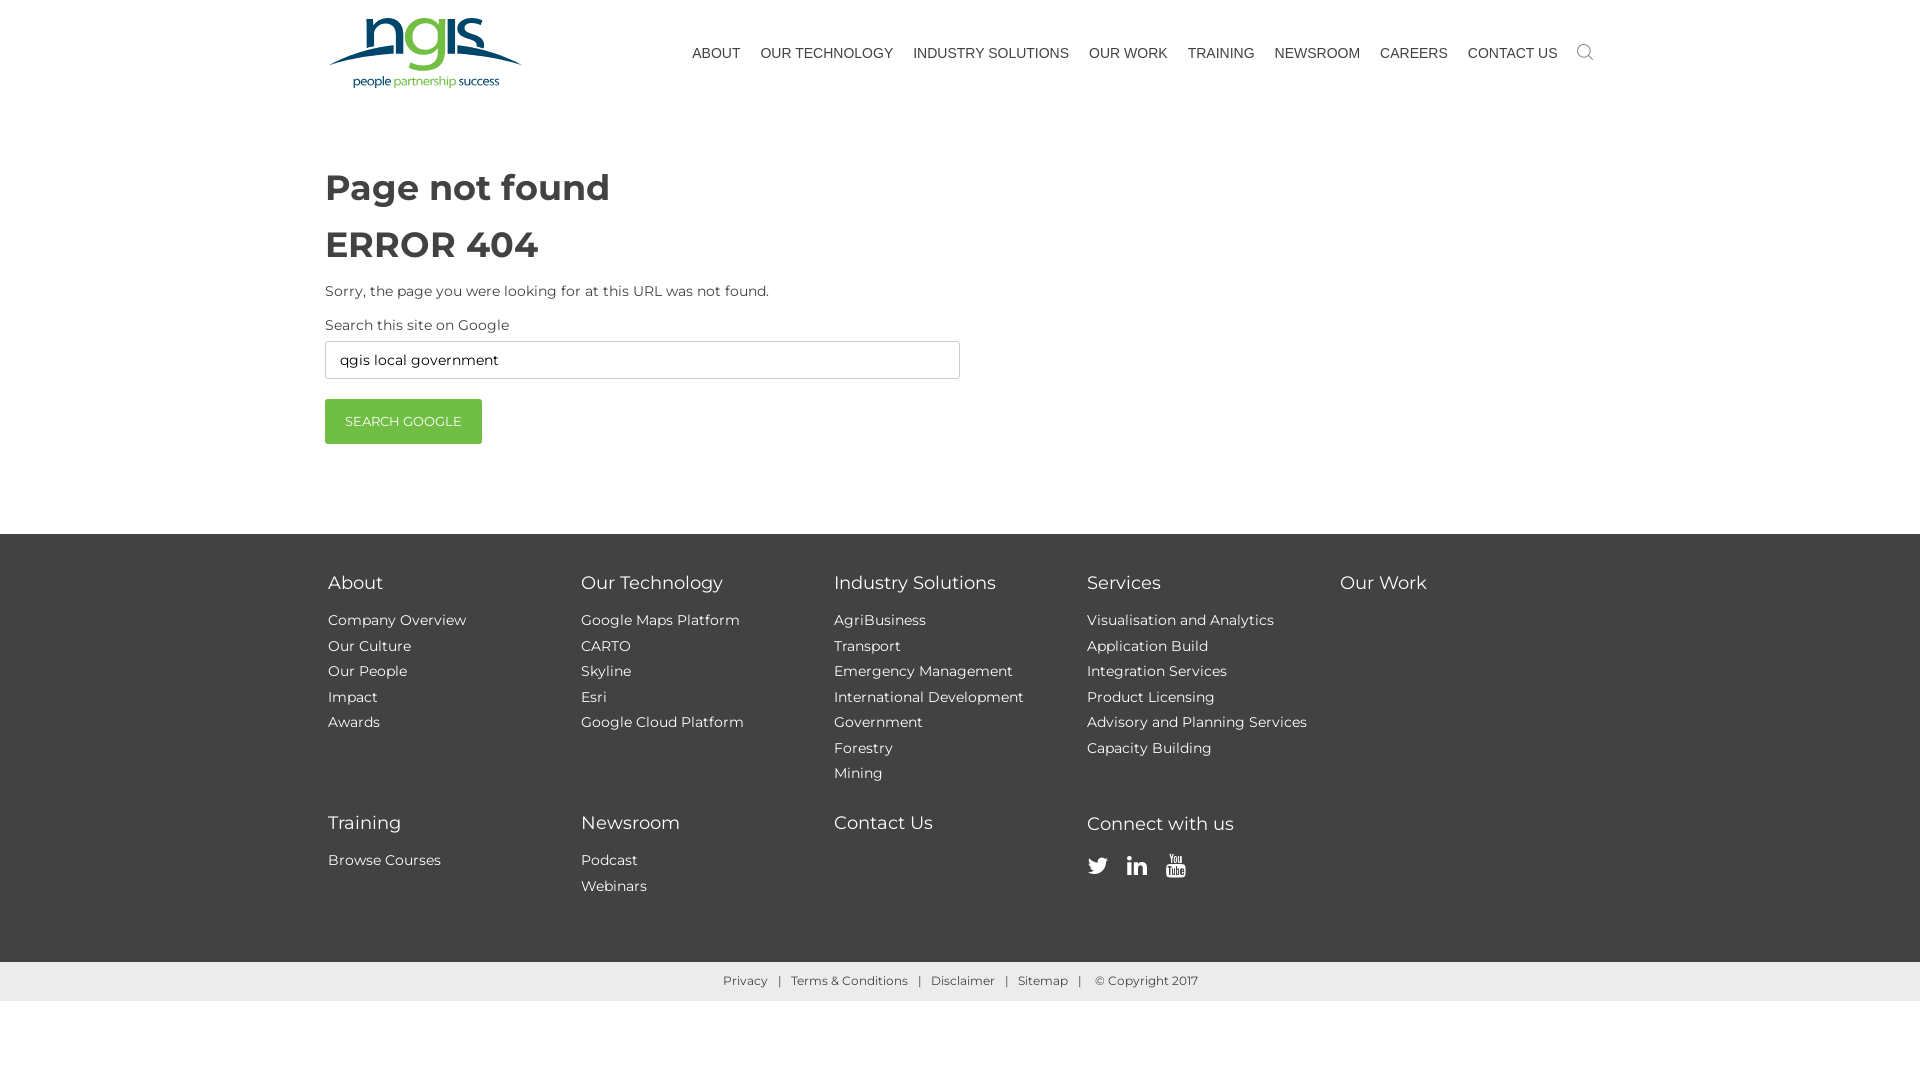  What do you see at coordinates (1041, 979) in the screenshot?
I see `'Sitemap'` at bounding box center [1041, 979].